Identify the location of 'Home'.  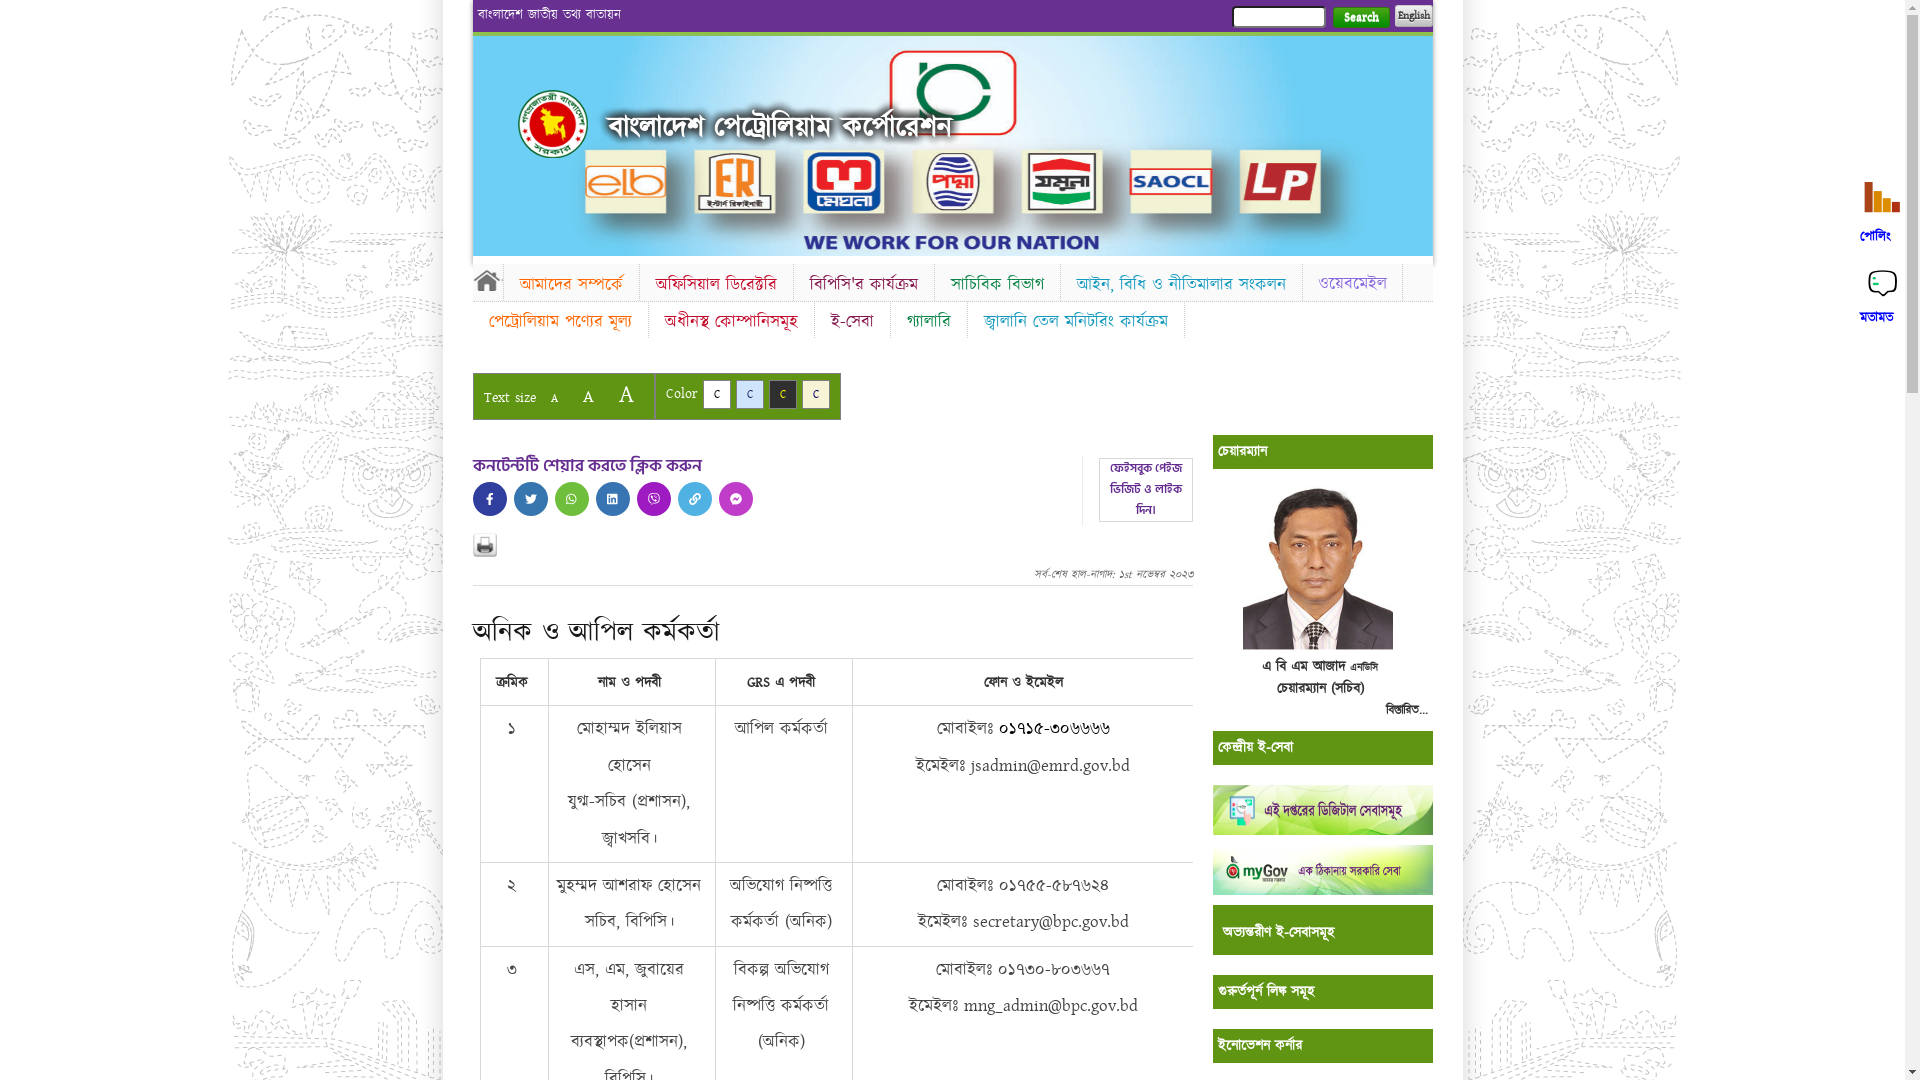
(552, 123).